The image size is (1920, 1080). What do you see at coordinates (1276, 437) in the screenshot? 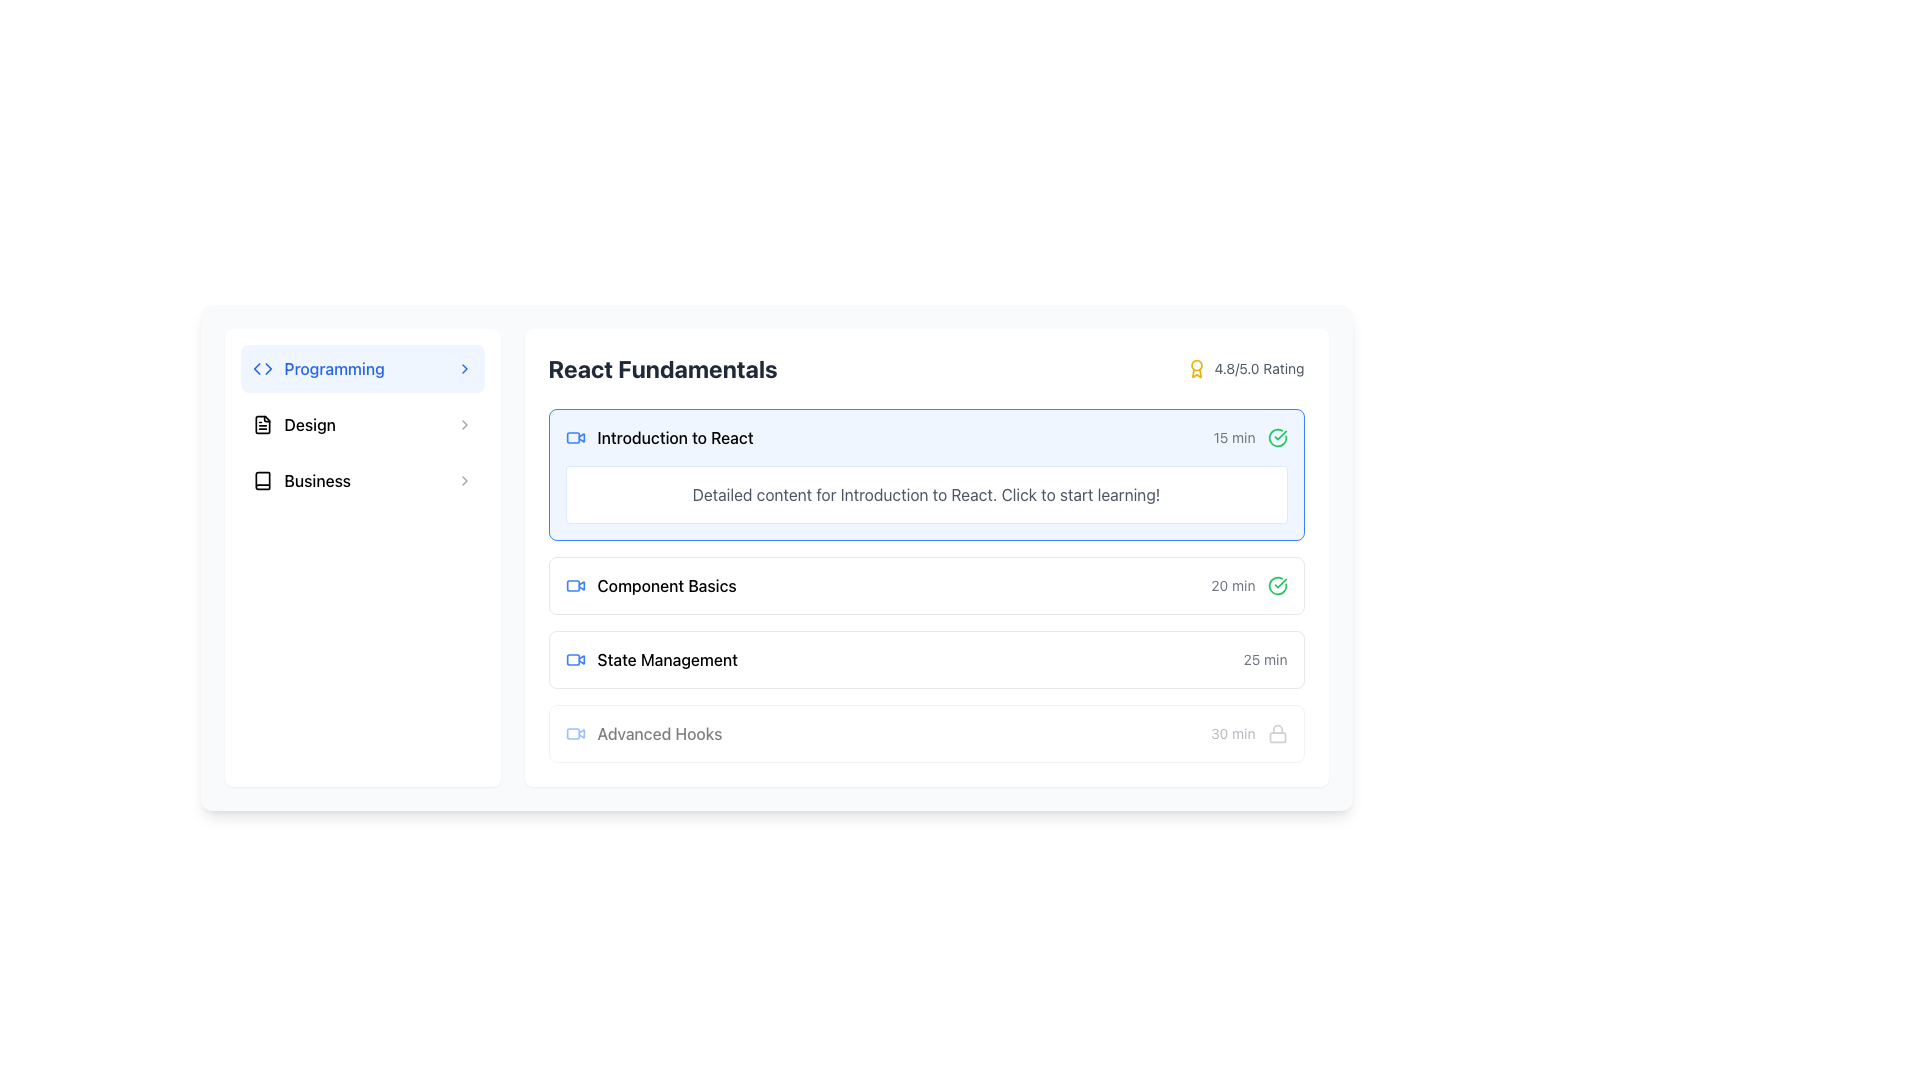
I see `the green checkmark icon within the circular area indicating a completed action` at bounding box center [1276, 437].